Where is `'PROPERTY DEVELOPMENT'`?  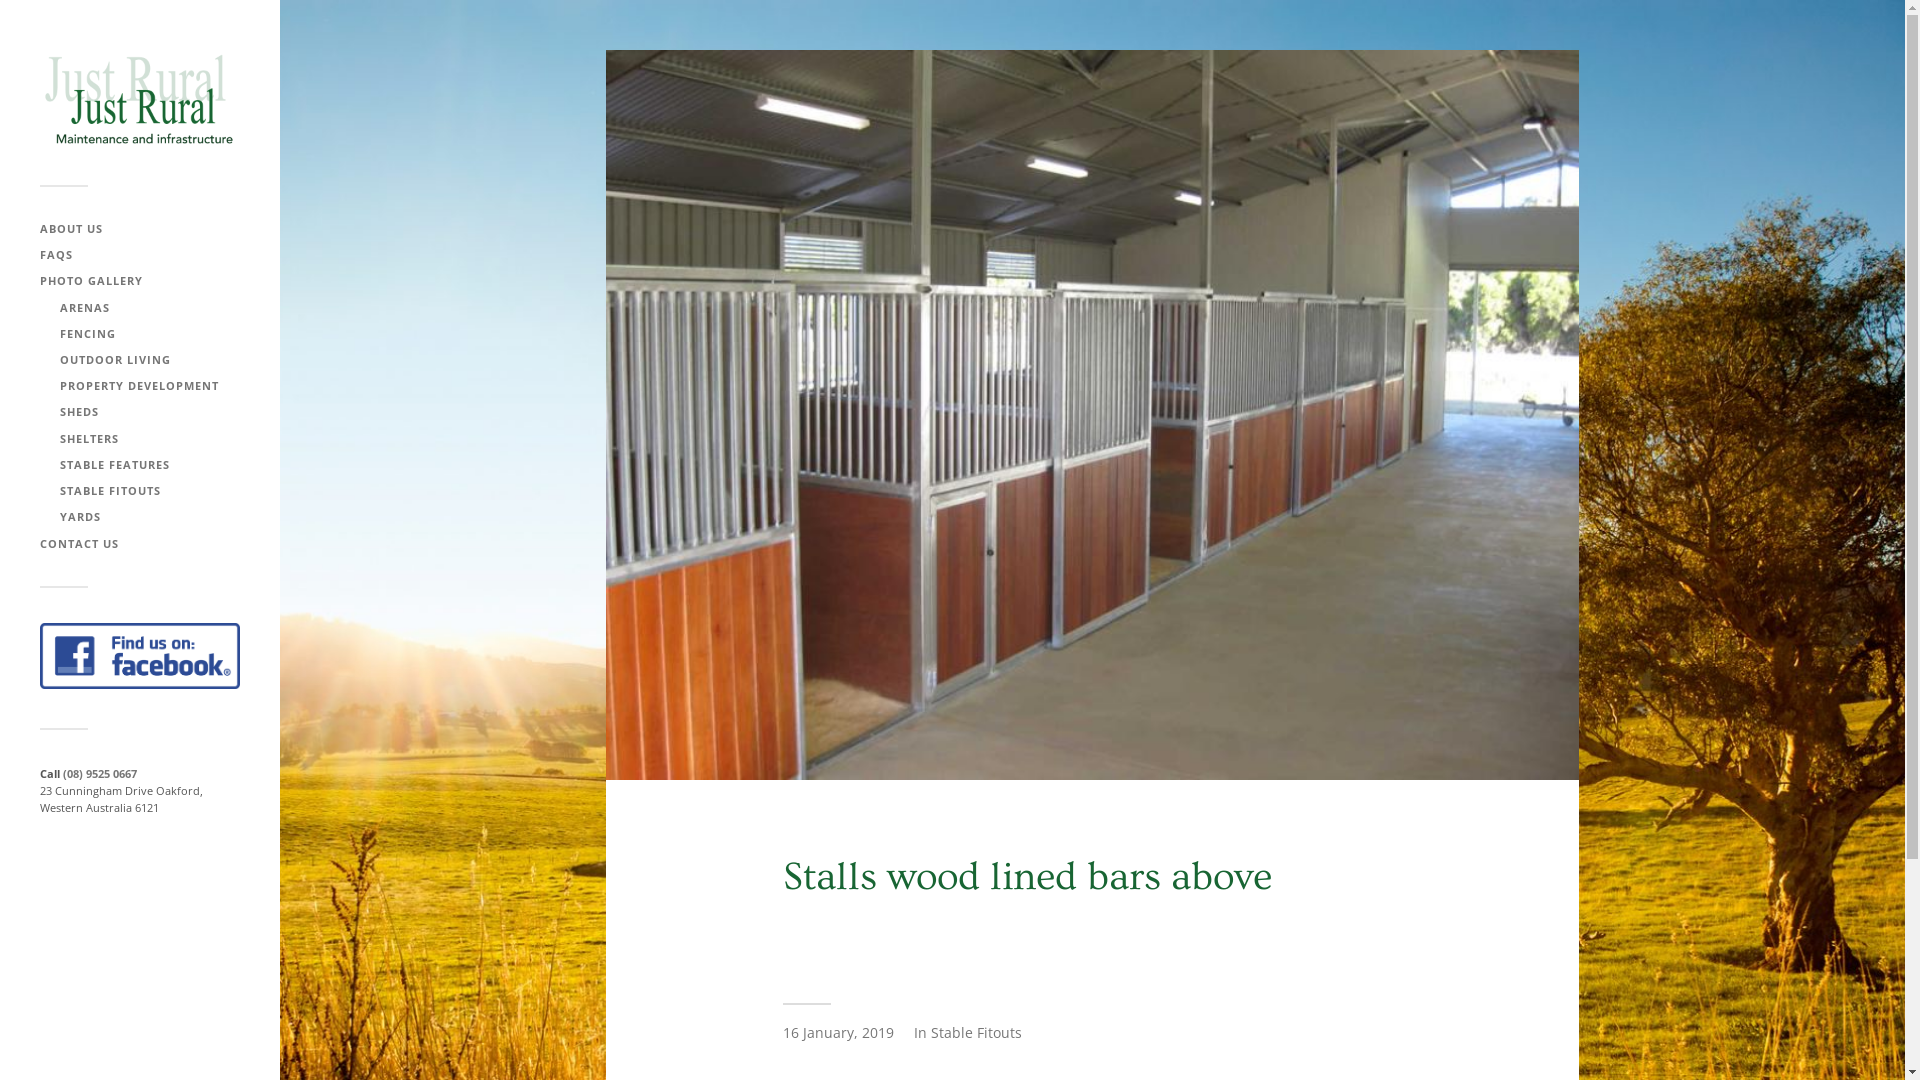 'PROPERTY DEVELOPMENT' is located at coordinates (138, 385).